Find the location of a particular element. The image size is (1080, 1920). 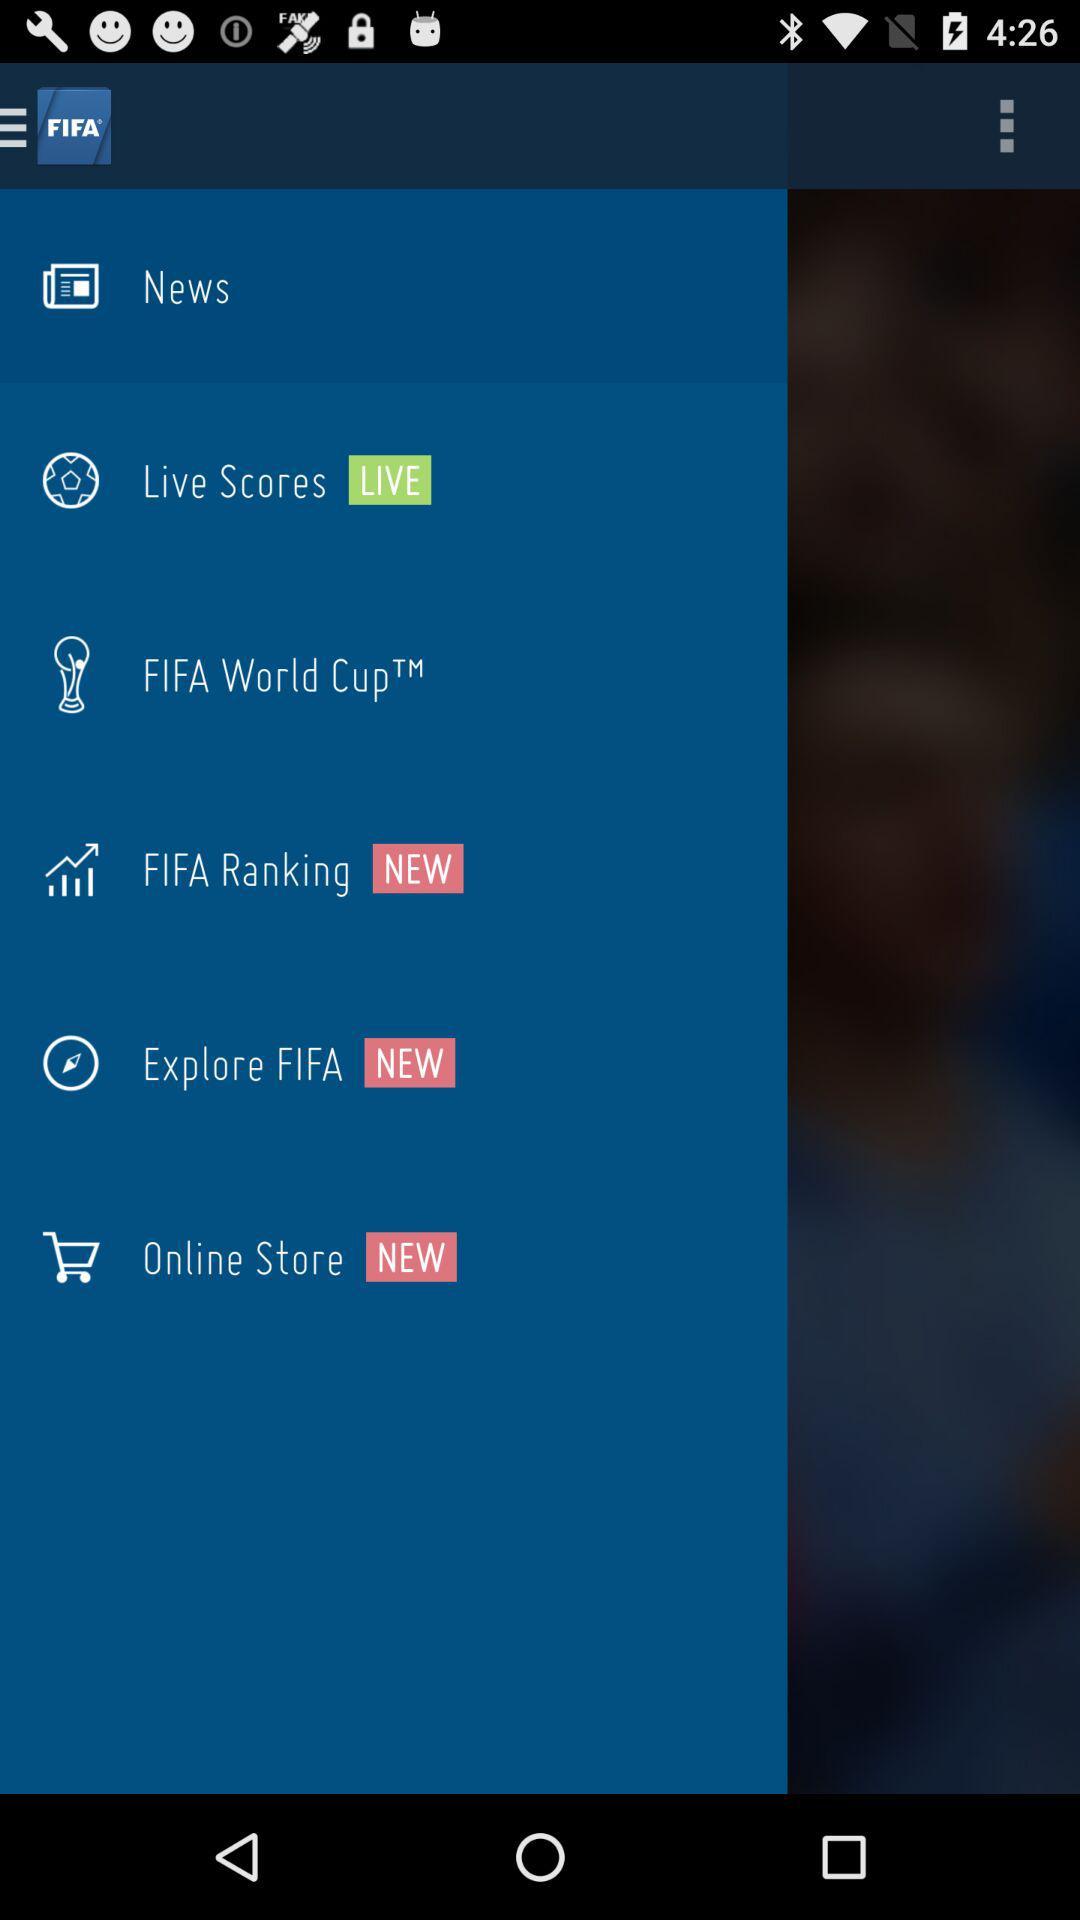

the online store item is located at coordinates (242, 1256).